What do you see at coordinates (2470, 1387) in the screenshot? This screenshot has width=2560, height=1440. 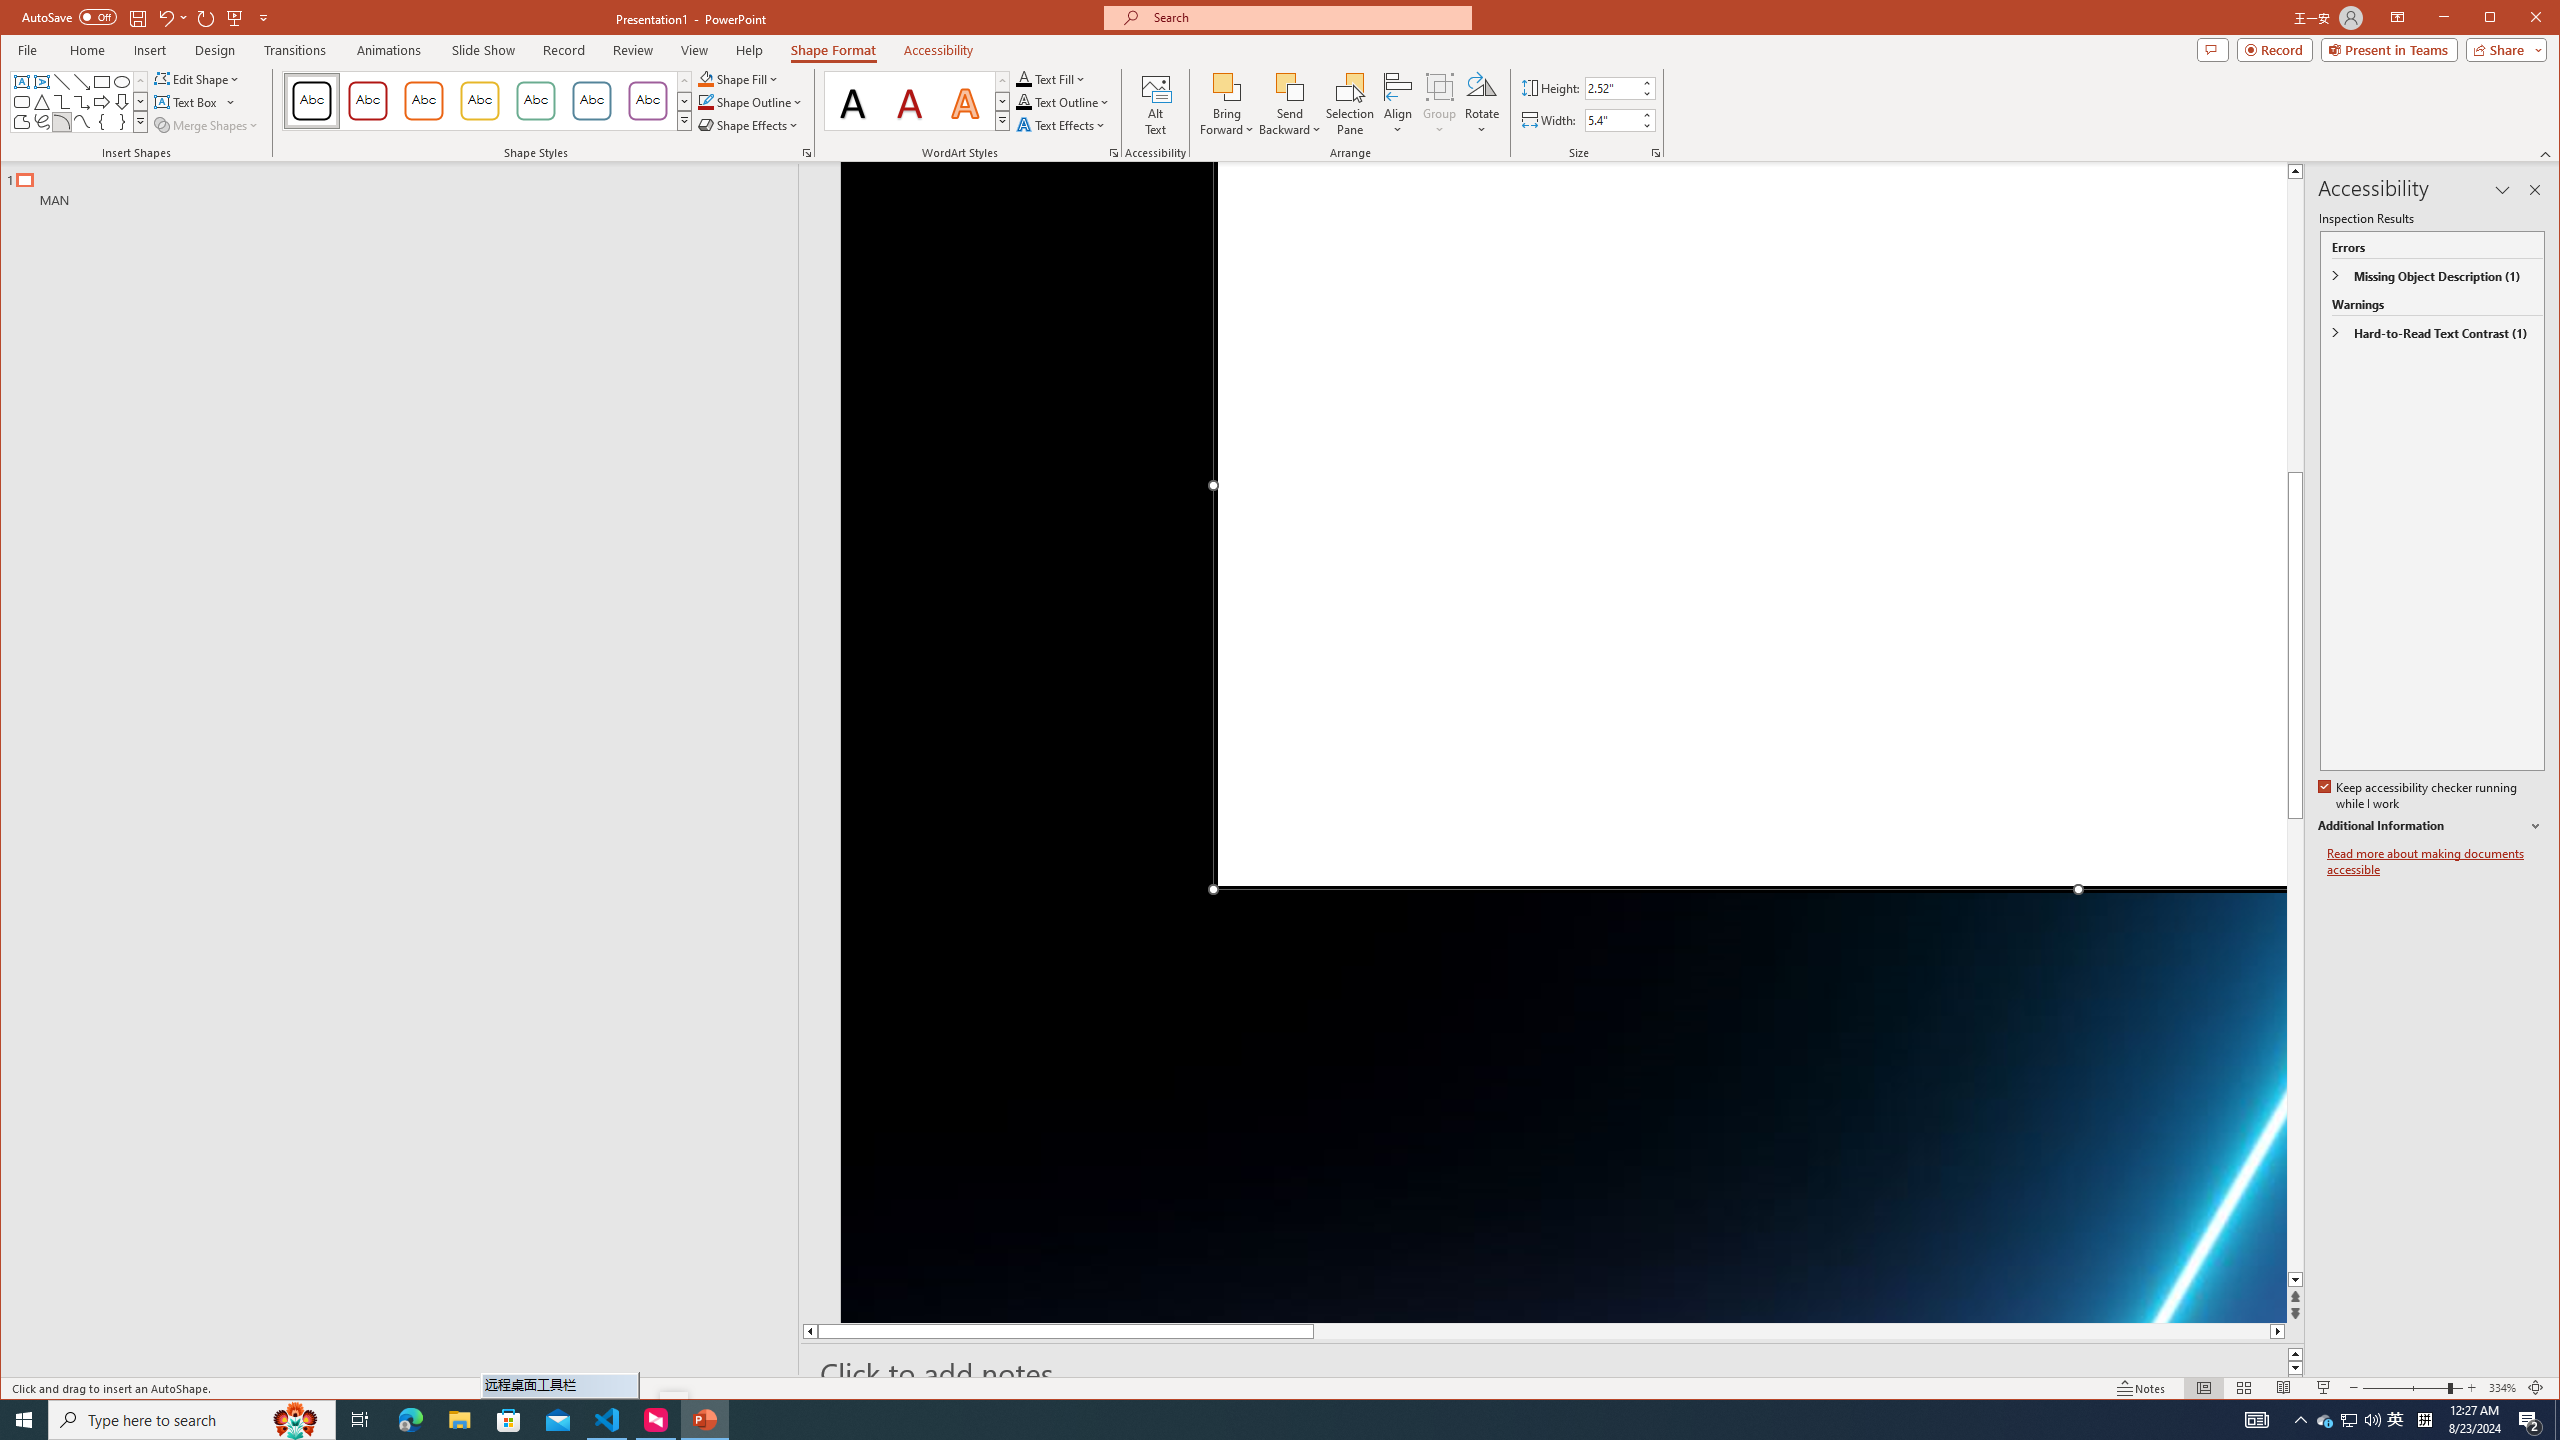 I see `'Zoom In'` at bounding box center [2470, 1387].